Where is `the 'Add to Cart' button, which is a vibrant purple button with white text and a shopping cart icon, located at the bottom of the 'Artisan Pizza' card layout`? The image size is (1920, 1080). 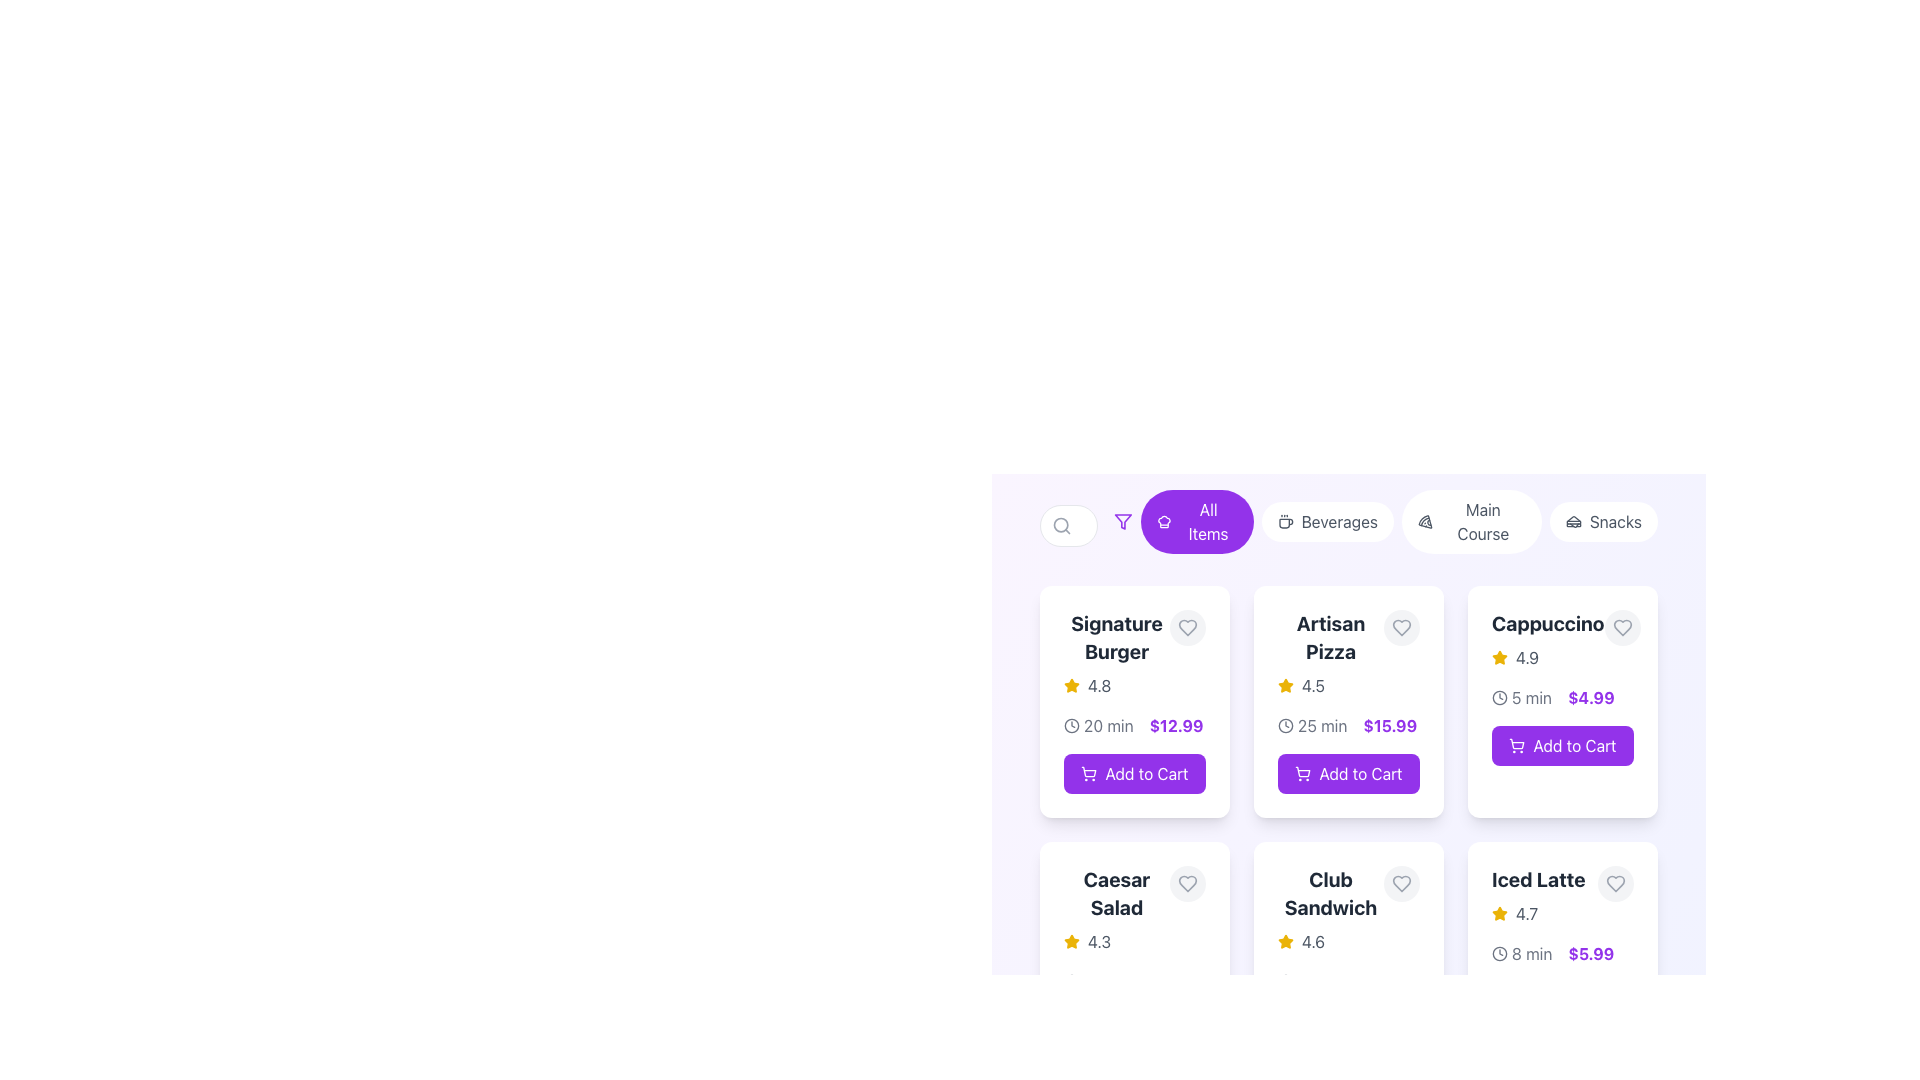
the 'Add to Cart' button, which is a vibrant purple button with white text and a shopping cart icon, located at the bottom of the 'Artisan Pizza' card layout is located at coordinates (1348, 773).